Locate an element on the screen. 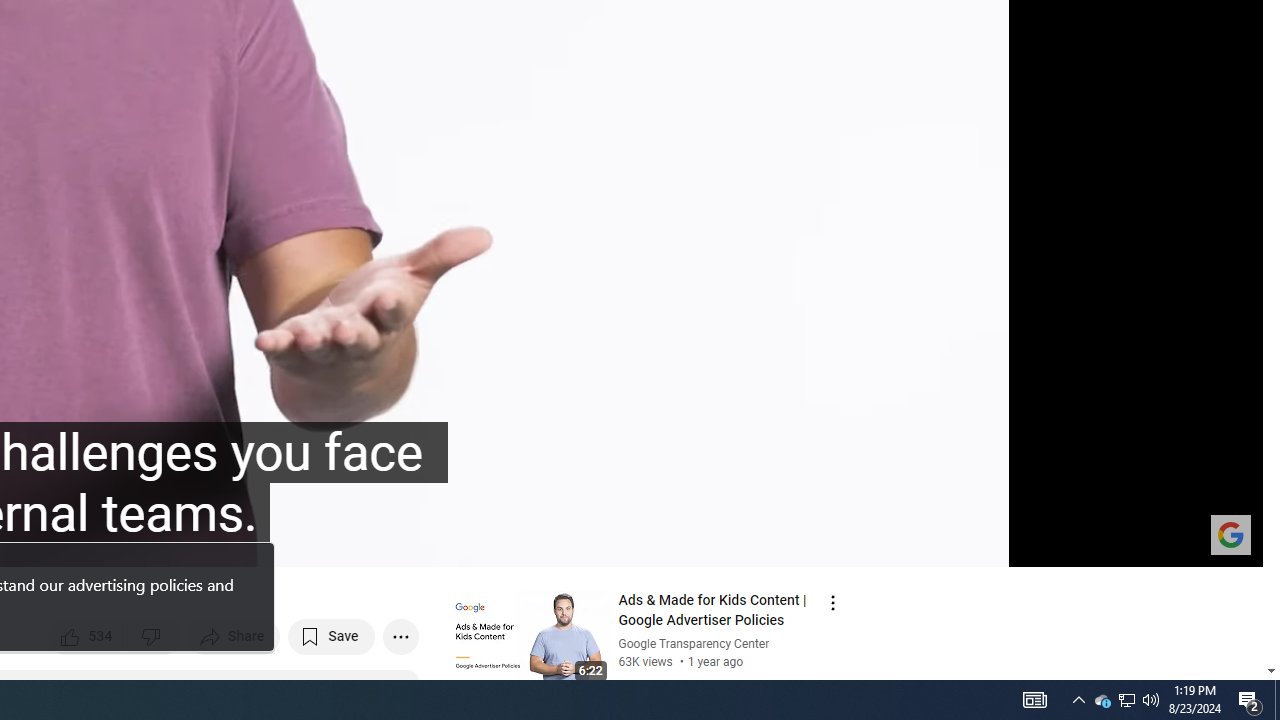 The image size is (1280, 720). 'Share' is located at coordinates (234, 636).